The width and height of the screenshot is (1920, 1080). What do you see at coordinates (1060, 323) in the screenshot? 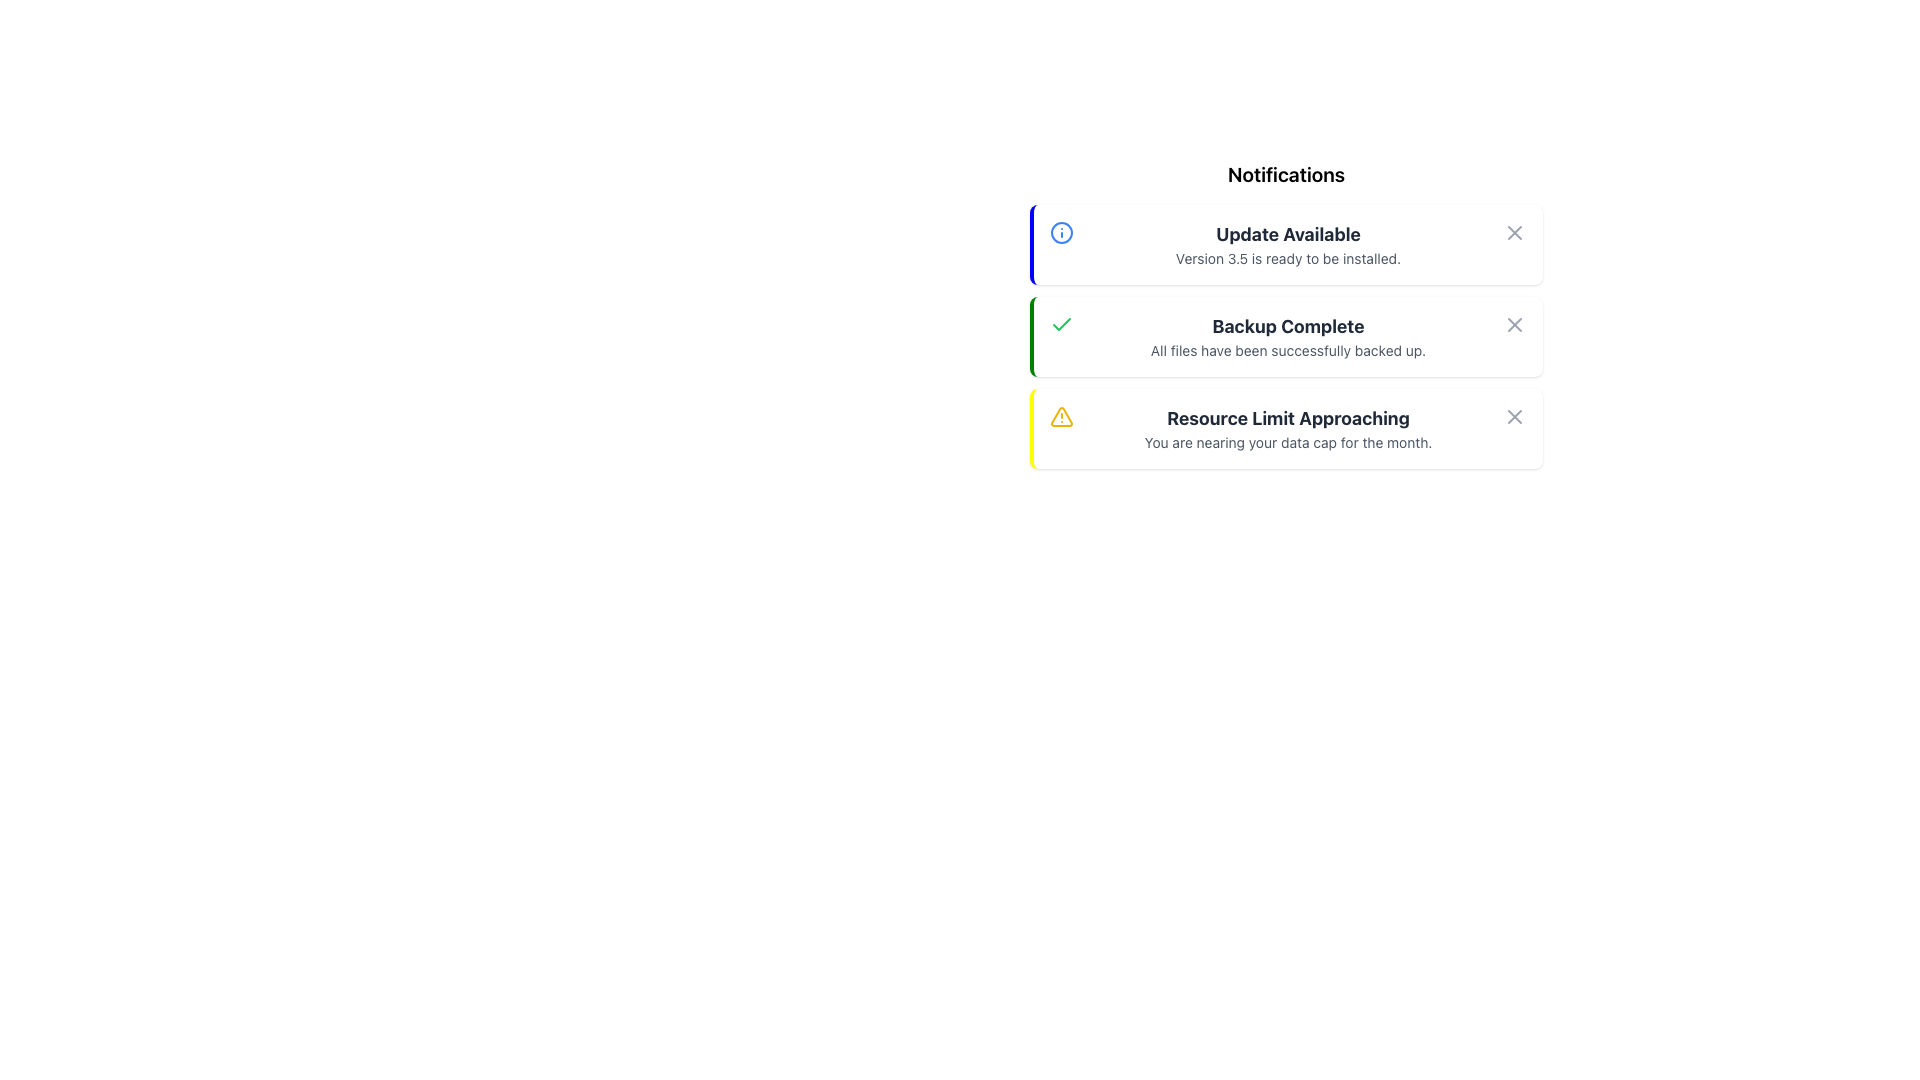
I see `the icon that signifies the successful completion of a task, specifically positioned to the left of the 'Backup Complete' text` at bounding box center [1060, 323].